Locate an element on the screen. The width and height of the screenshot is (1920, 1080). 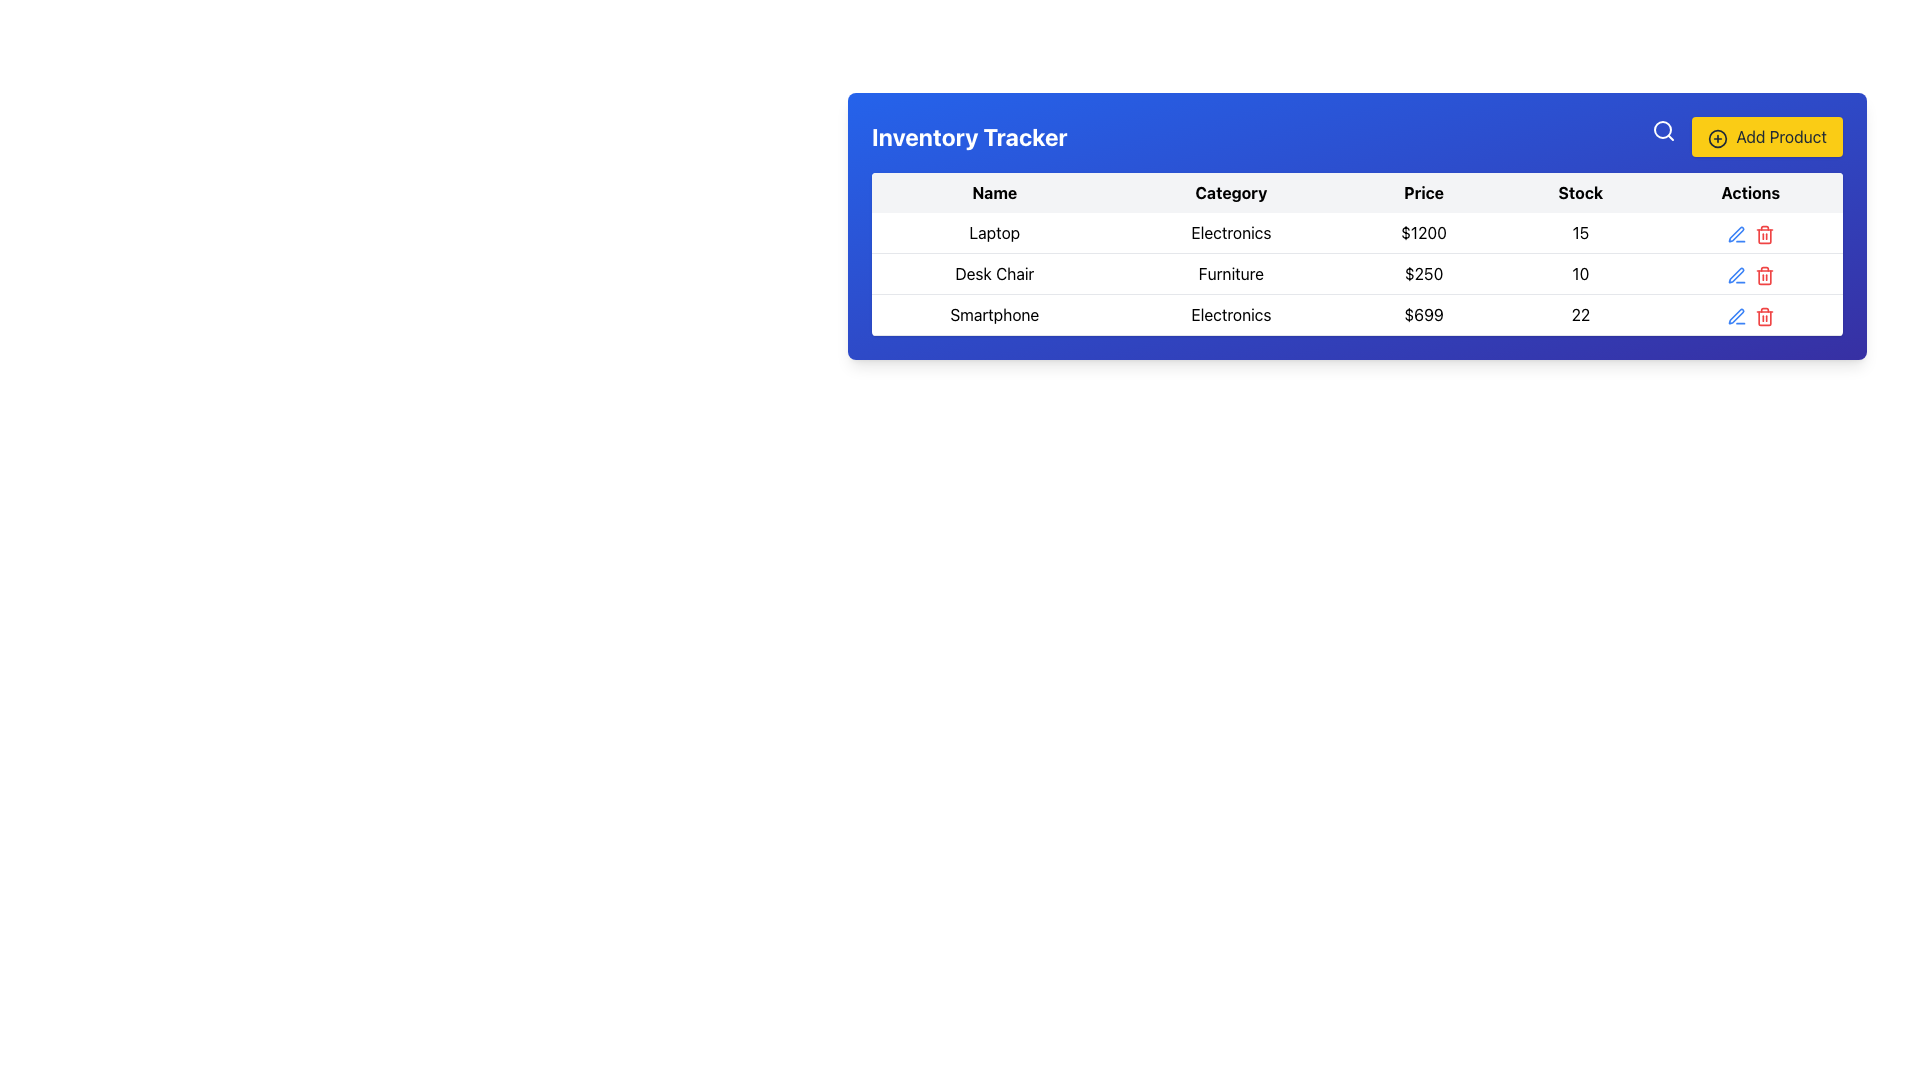
the 'Add Product' button located in the top-right area of the blue header bar is located at coordinates (1746, 136).